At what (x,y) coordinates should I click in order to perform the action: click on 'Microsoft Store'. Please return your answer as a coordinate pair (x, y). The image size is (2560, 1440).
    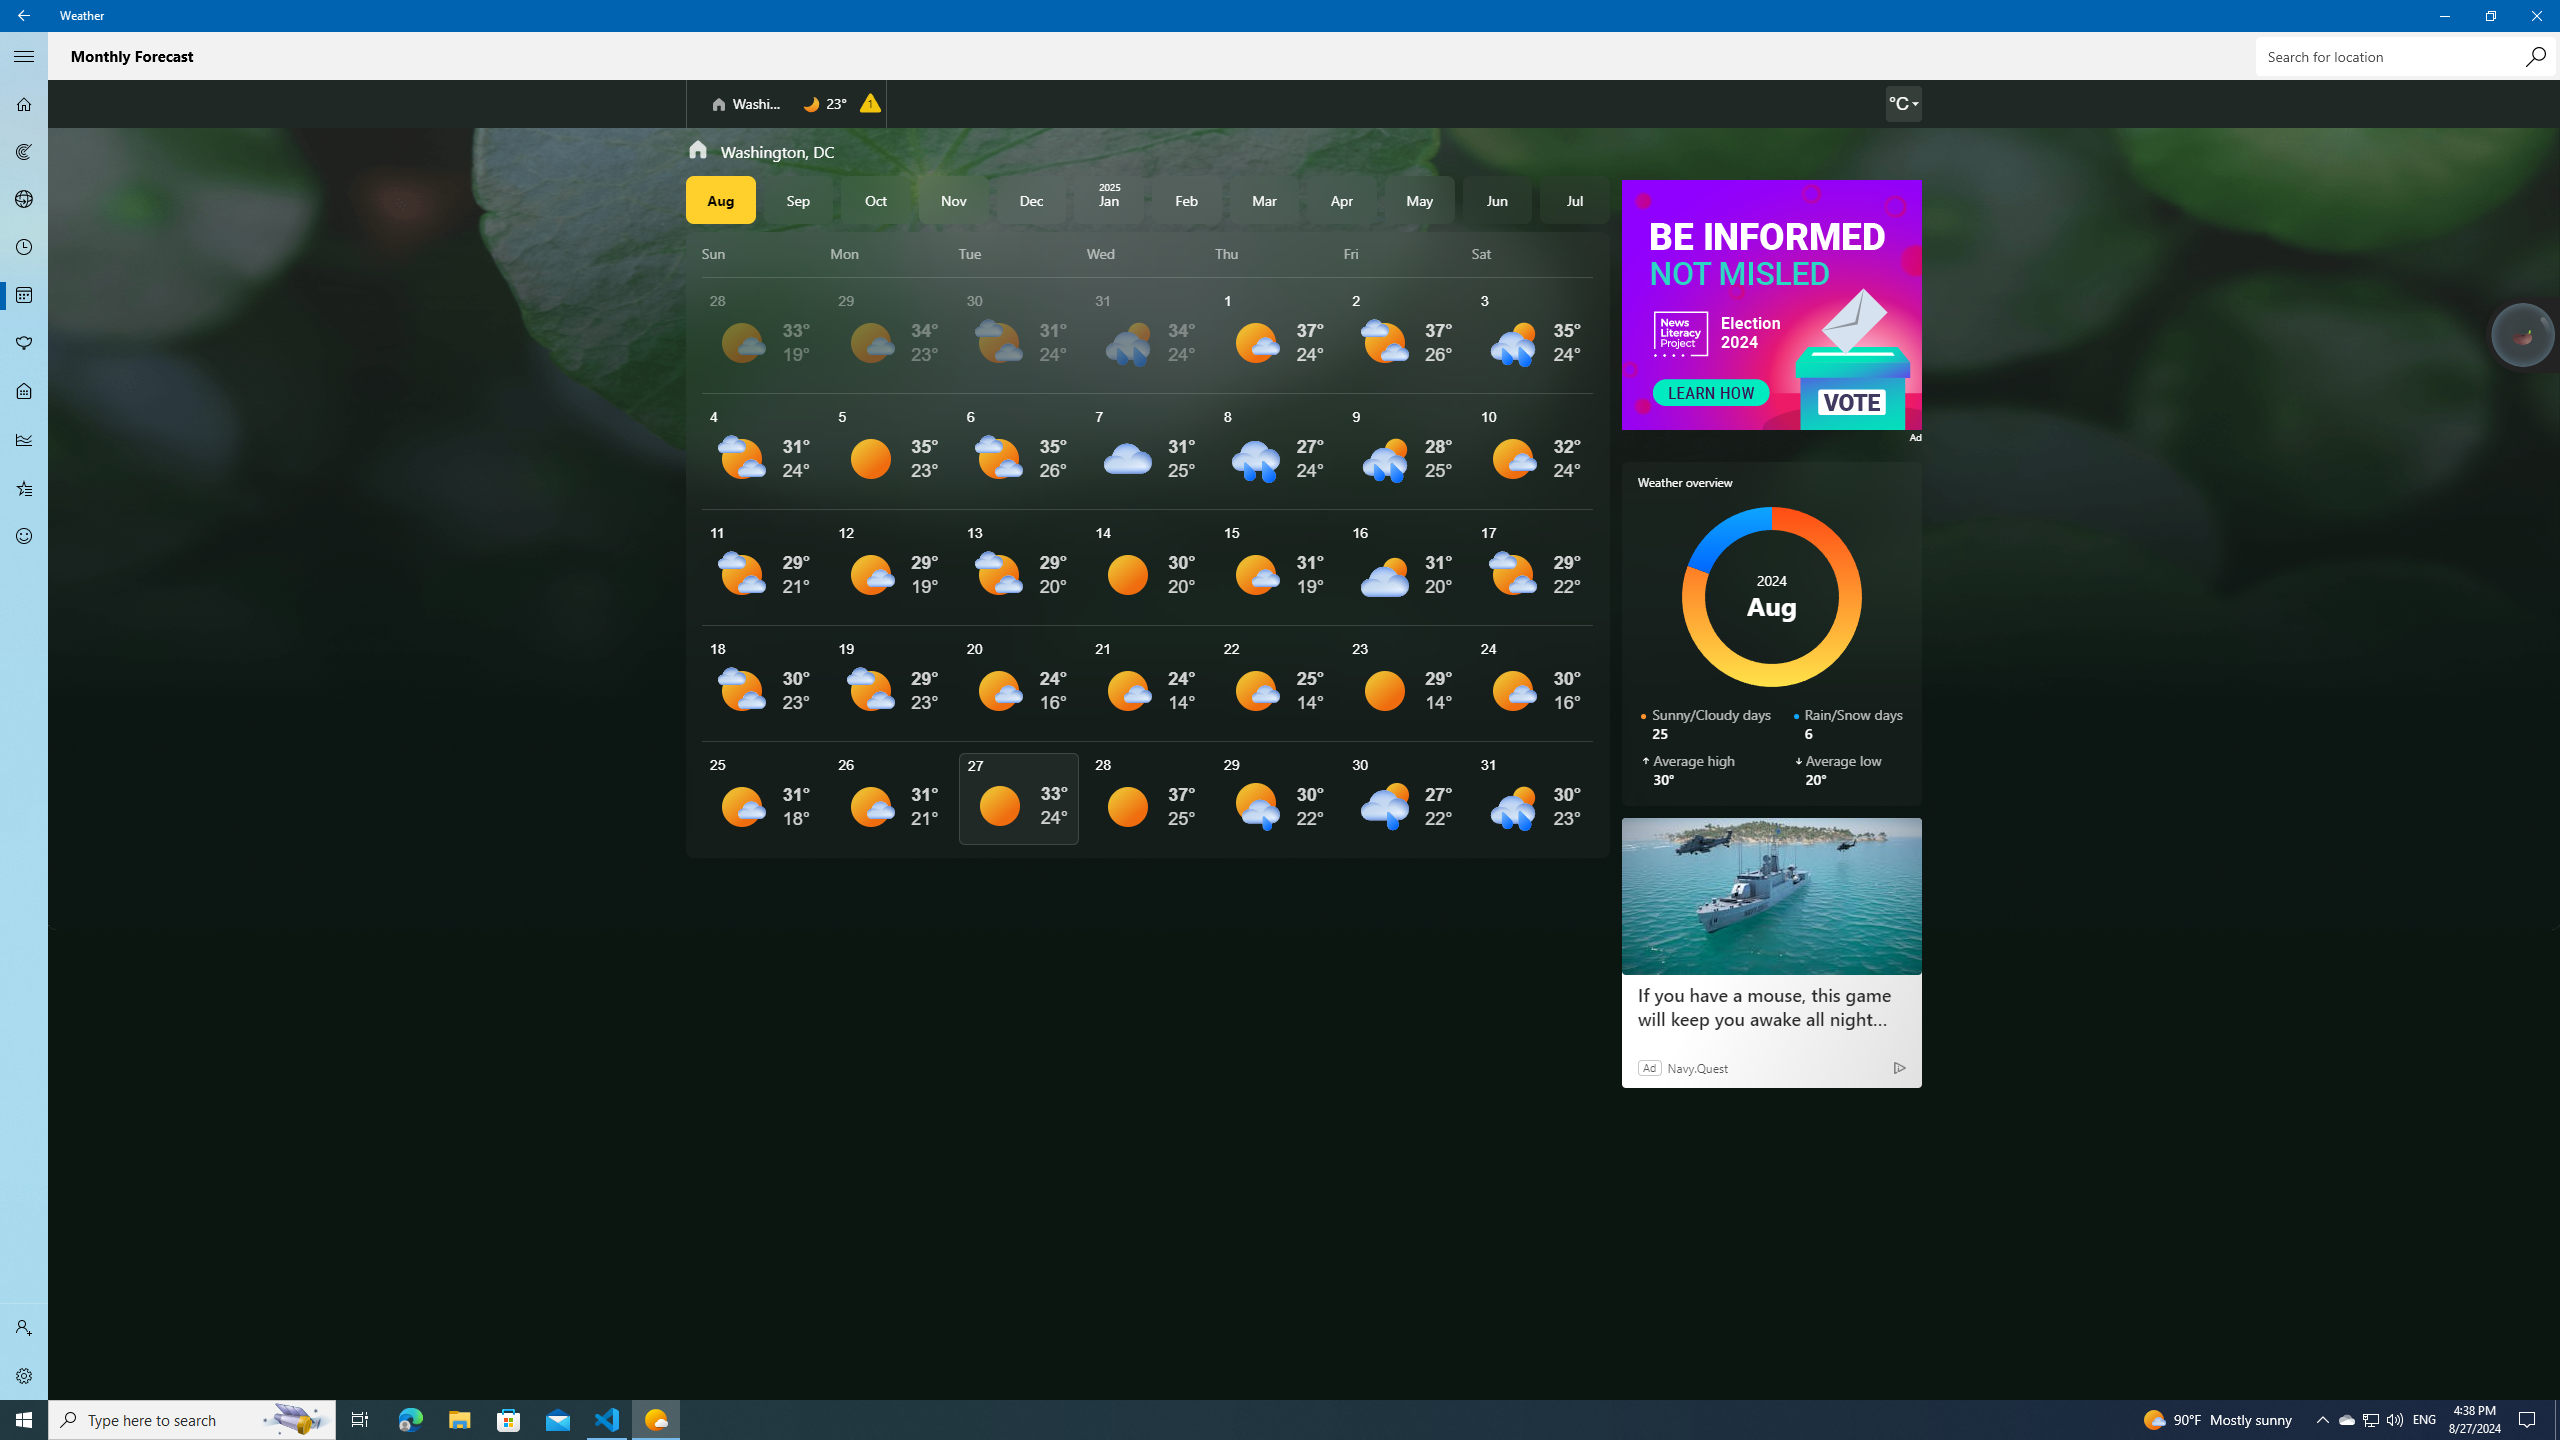
    Looking at the image, I should click on (509, 1418).